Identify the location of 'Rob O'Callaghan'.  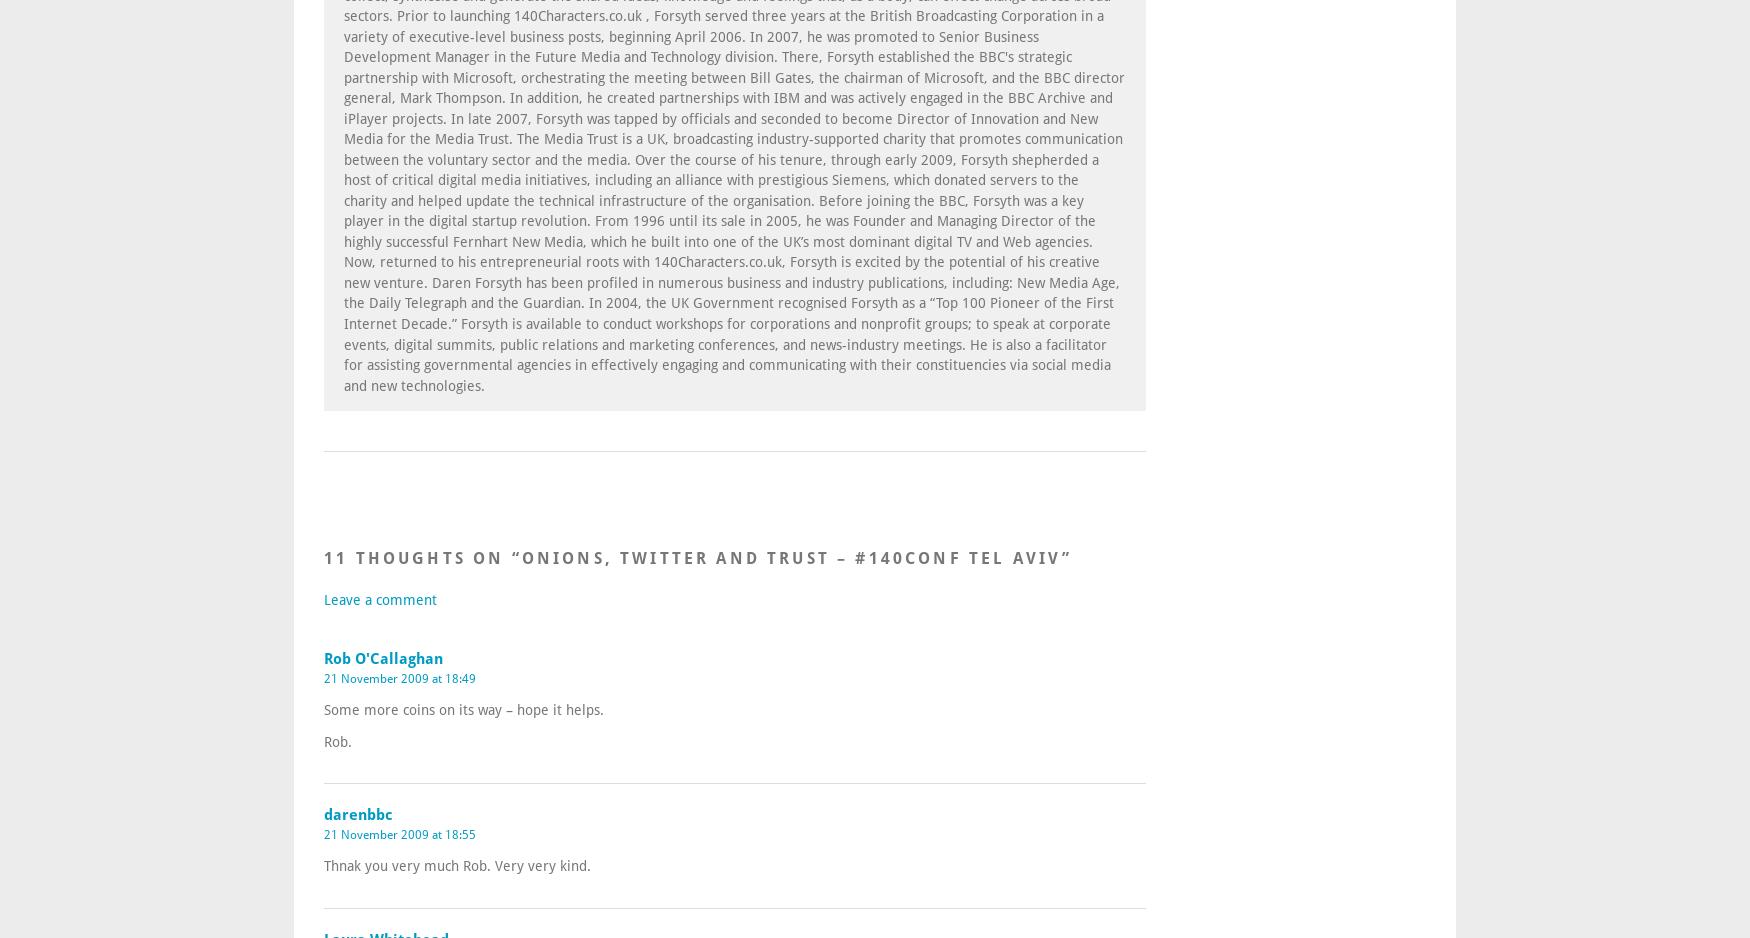
(382, 658).